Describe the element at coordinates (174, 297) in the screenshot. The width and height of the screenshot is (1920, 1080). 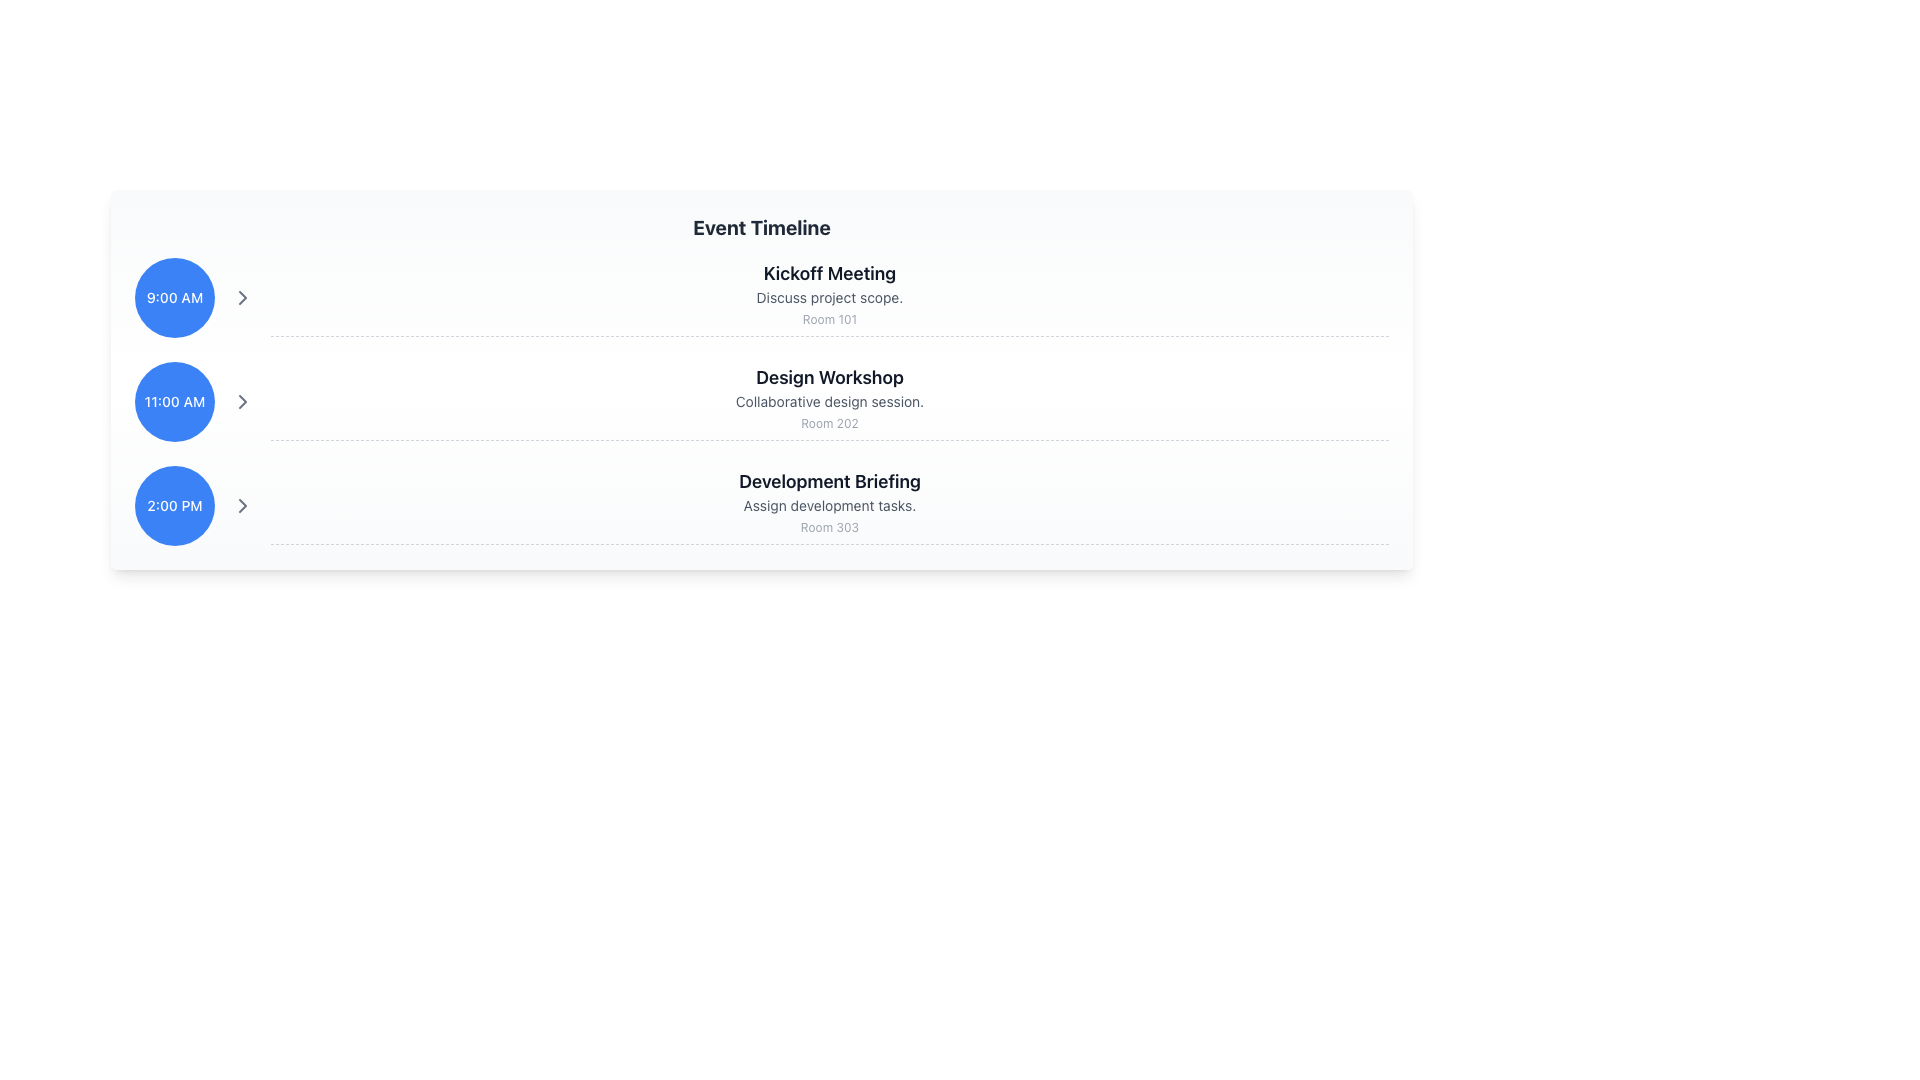
I see `the circular button with a blue background and white text displaying '9:00 AM' to interact with the associated event` at that location.